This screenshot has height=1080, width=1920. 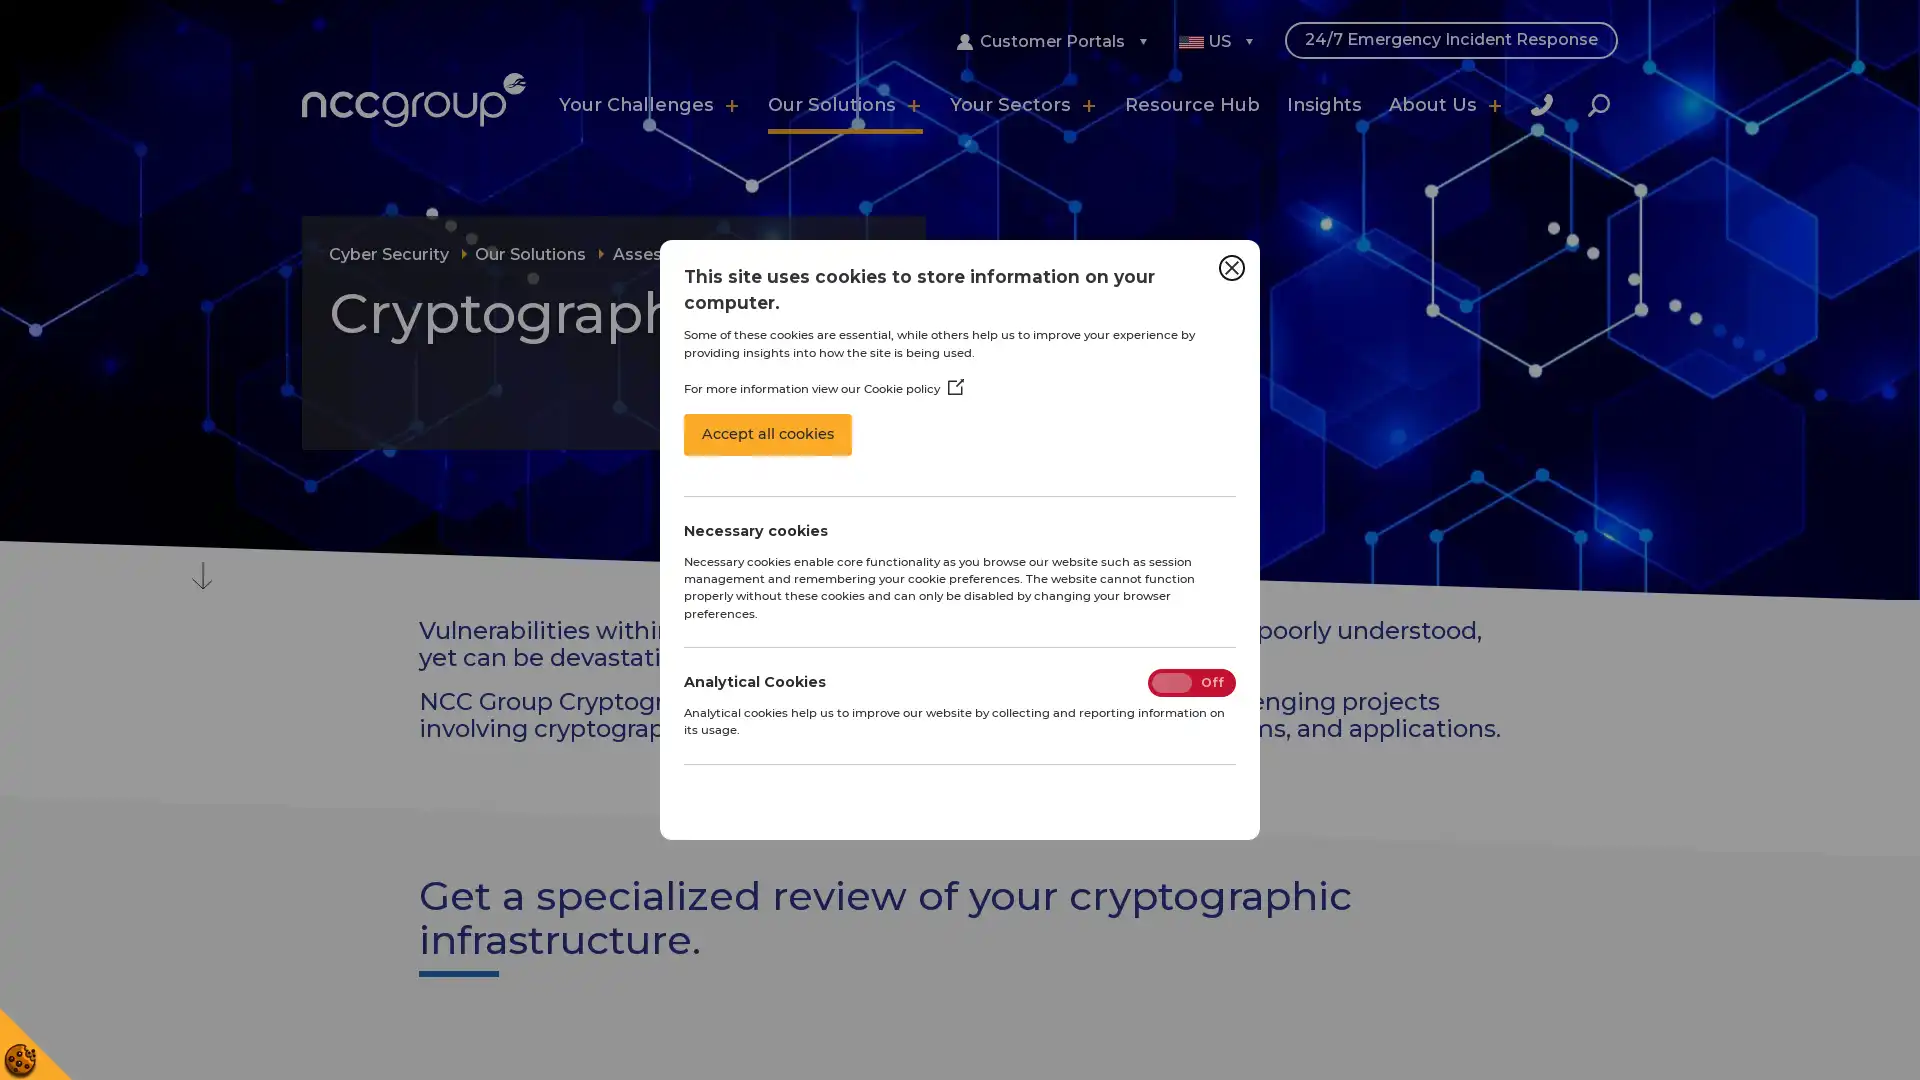 What do you see at coordinates (1533, 175) in the screenshot?
I see `Close Search` at bounding box center [1533, 175].